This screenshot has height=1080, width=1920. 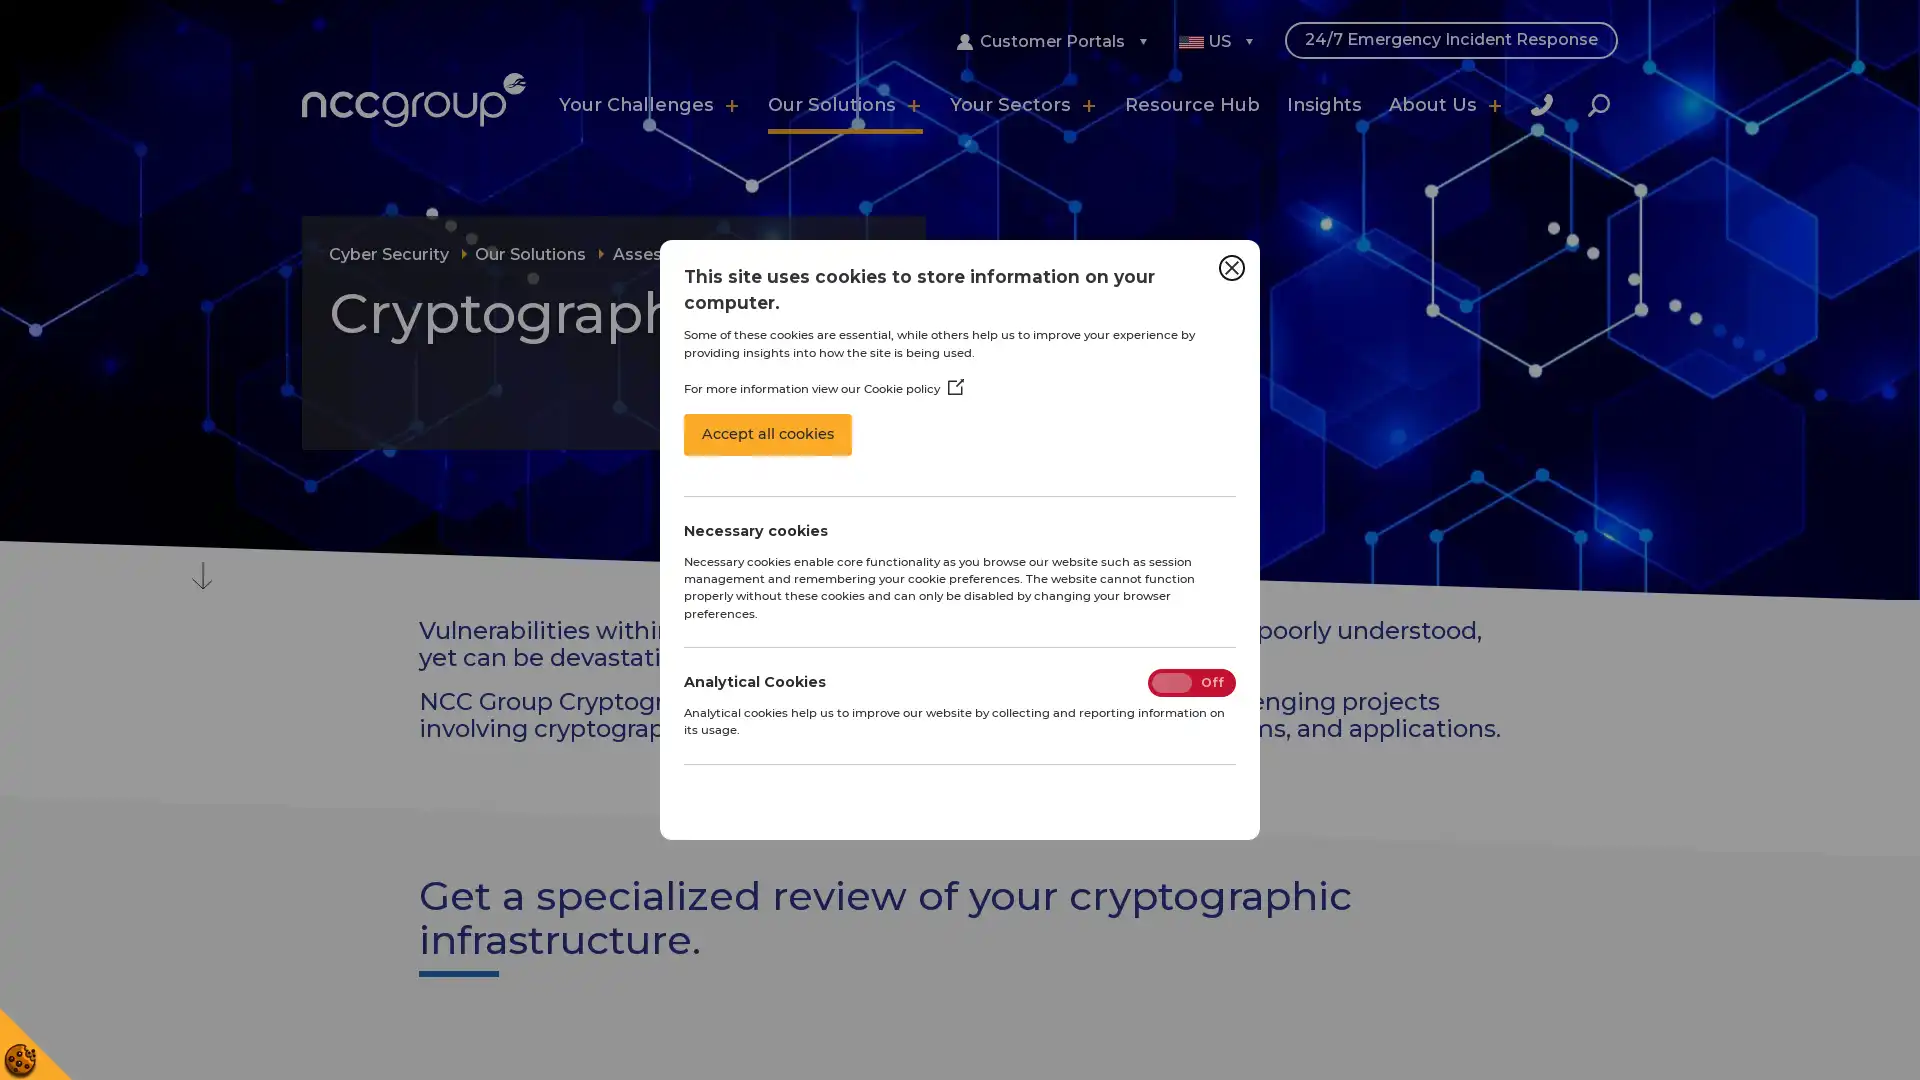 What do you see at coordinates (1533, 175) in the screenshot?
I see `Close Search` at bounding box center [1533, 175].